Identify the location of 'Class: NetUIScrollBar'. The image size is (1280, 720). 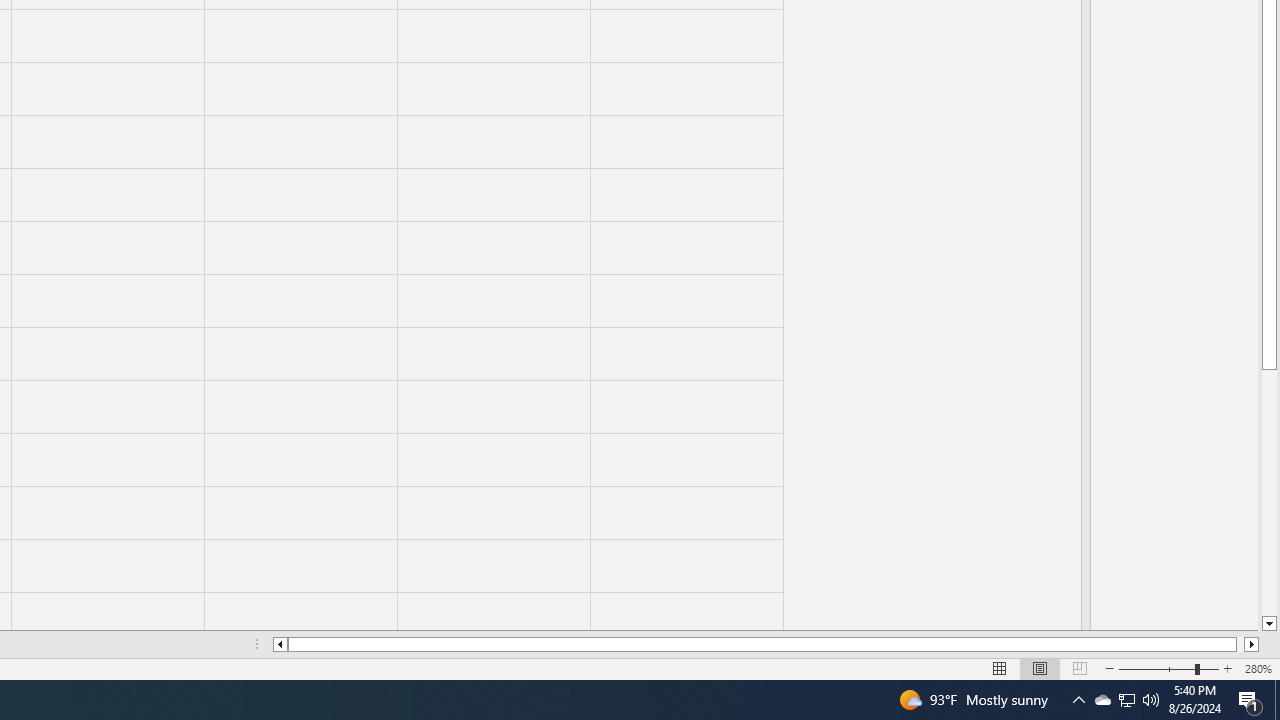
(765, 644).